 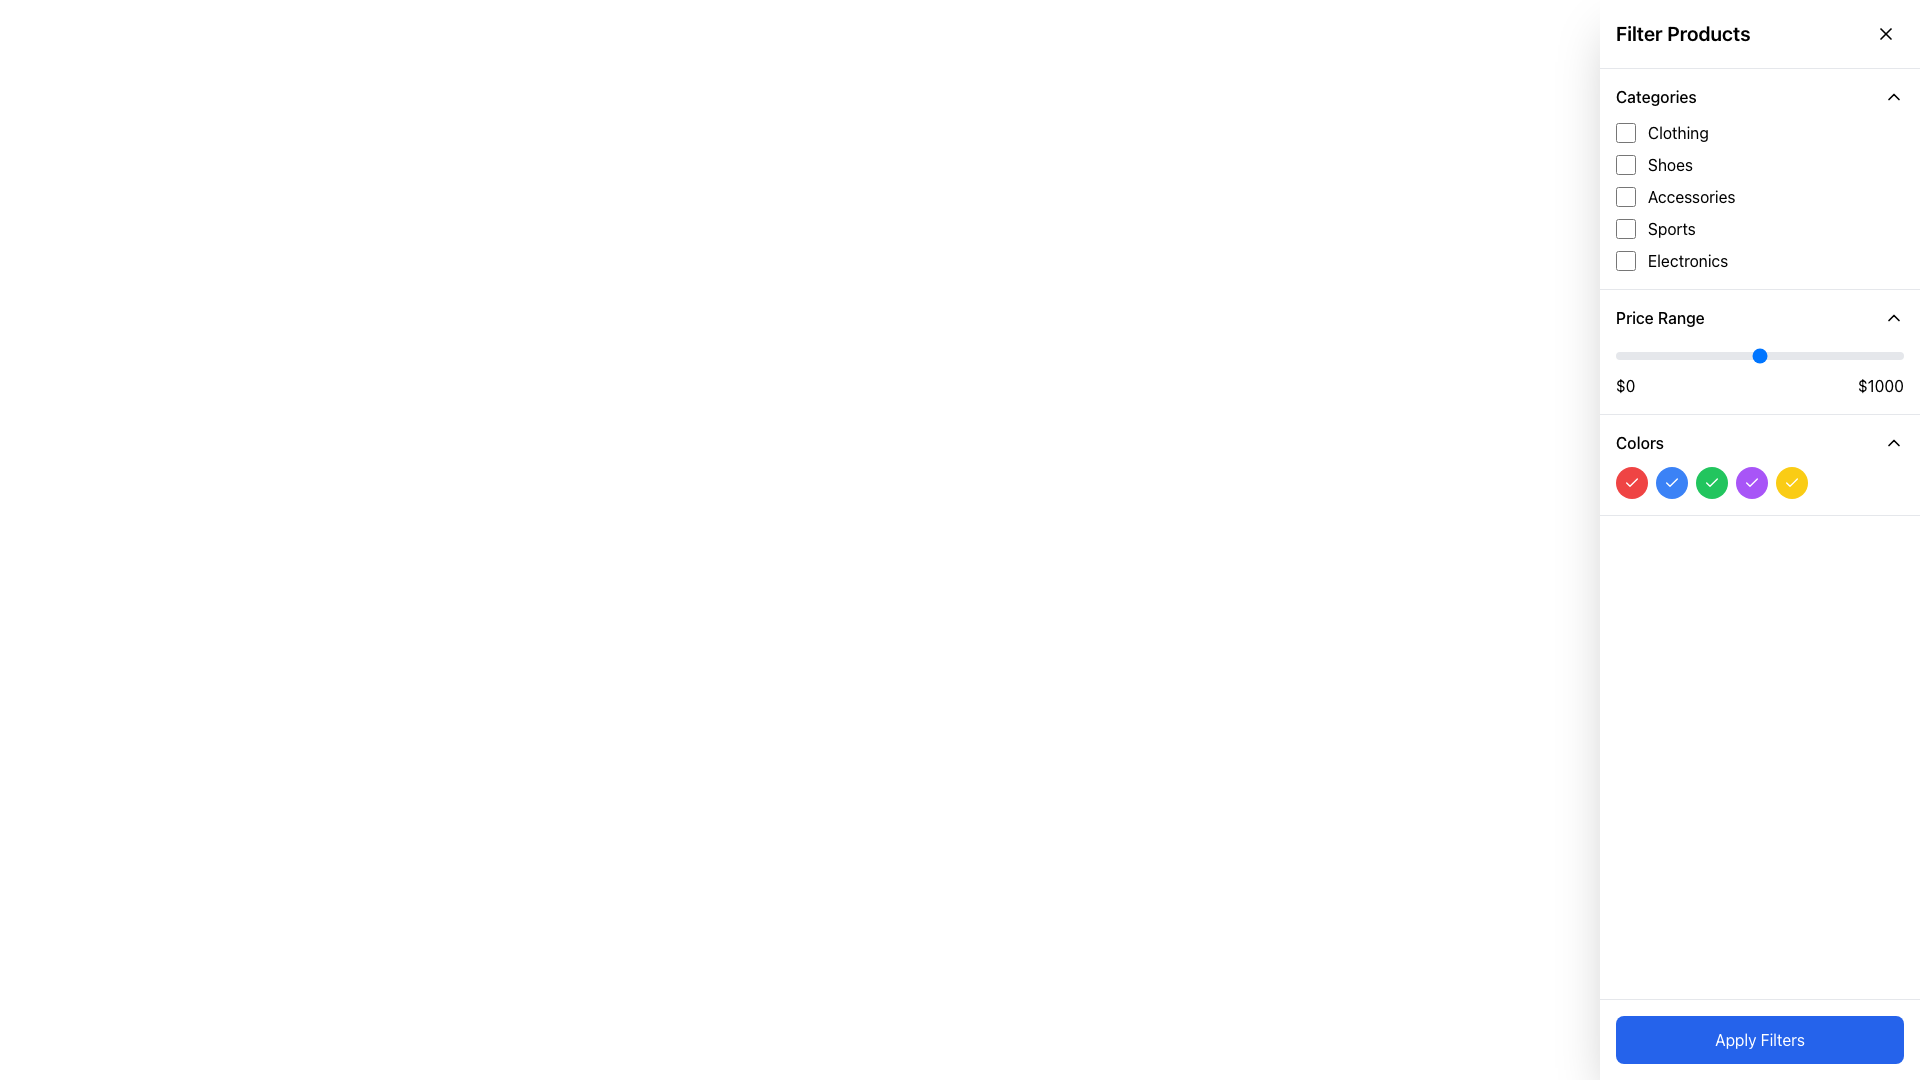 I want to click on the 'Categories' text label, which is a bold heading at the top of the filter sidebar, indicating the section for product categories, so click(x=1656, y=96).